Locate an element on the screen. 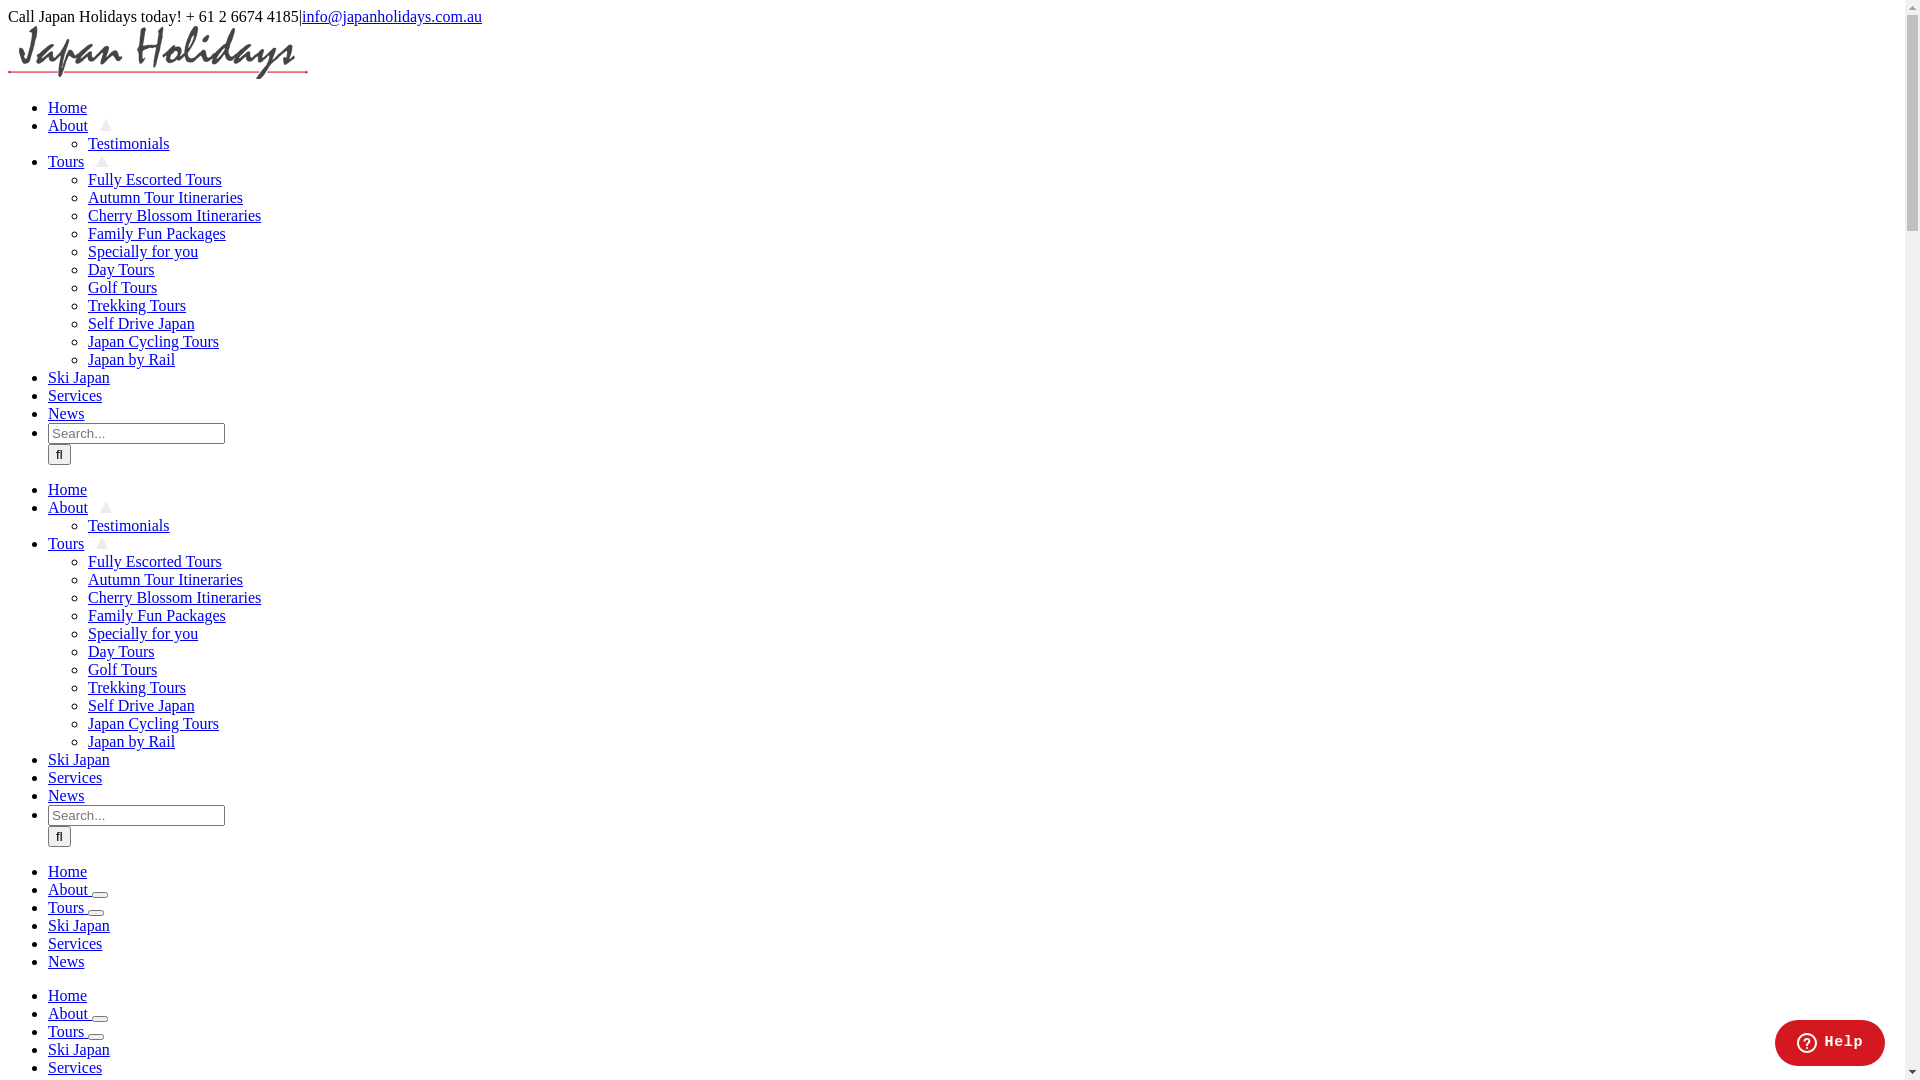 This screenshot has height=1080, width=1920. 'Day Tours' is located at coordinates (86, 268).